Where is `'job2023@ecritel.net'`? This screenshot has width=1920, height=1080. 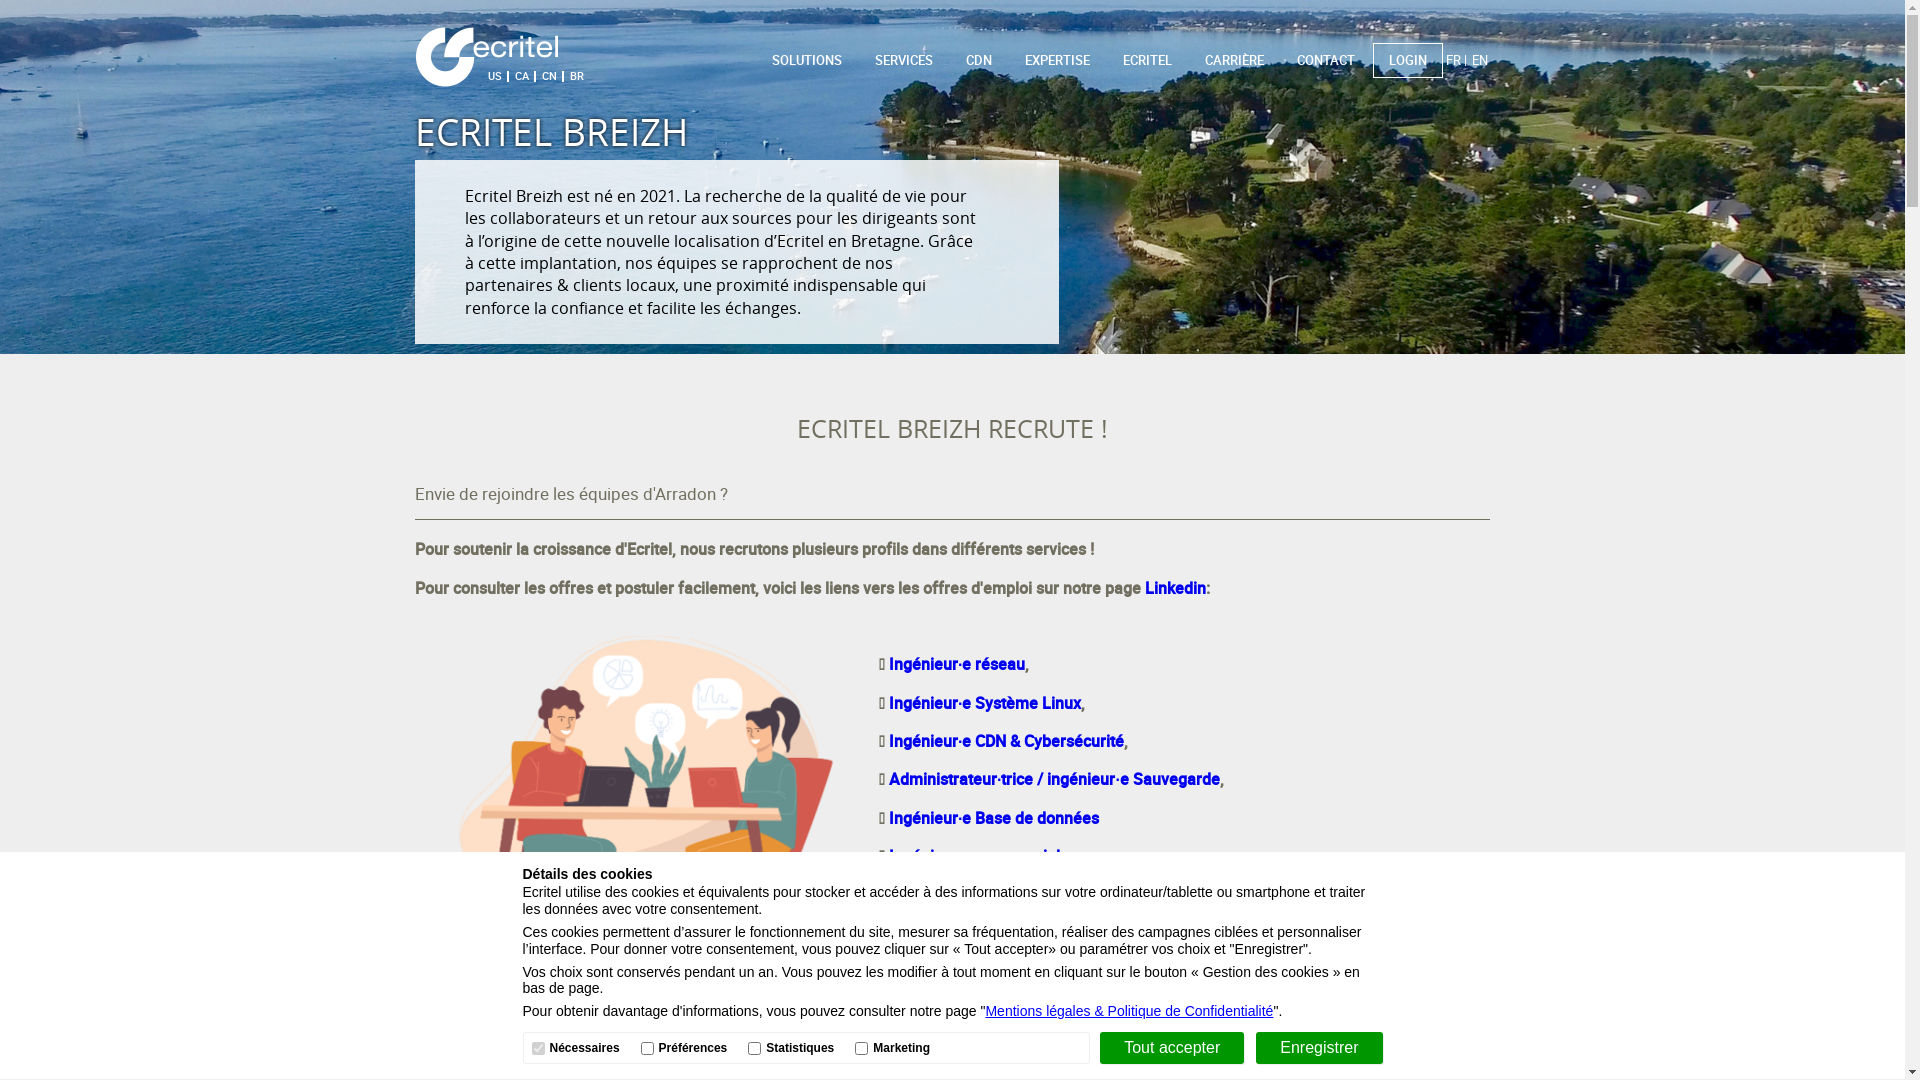
'job2023@ecritel.net' is located at coordinates (1050, 1031).